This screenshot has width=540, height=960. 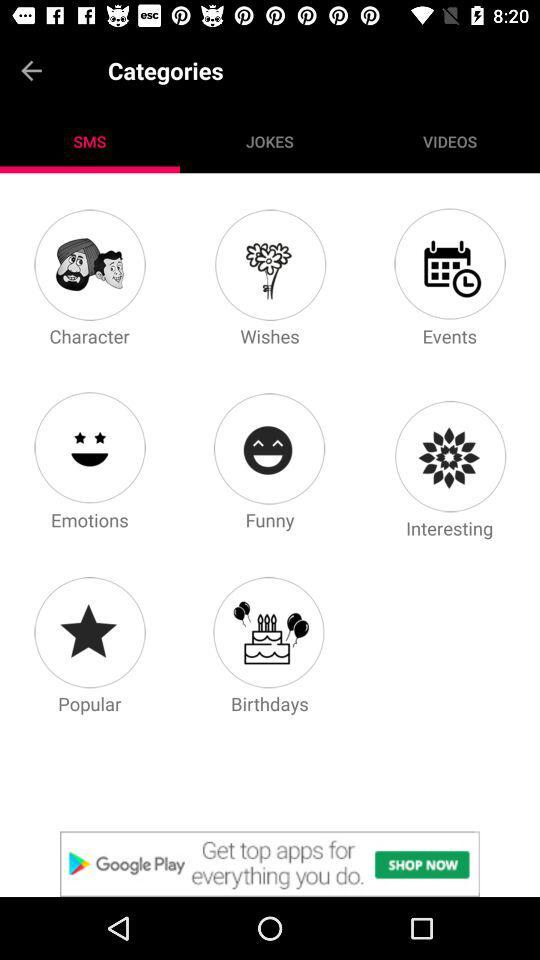 What do you see at coordinates (449, 456) in the screenshot?
I see `interesting section` at bounding box center [449, 456].